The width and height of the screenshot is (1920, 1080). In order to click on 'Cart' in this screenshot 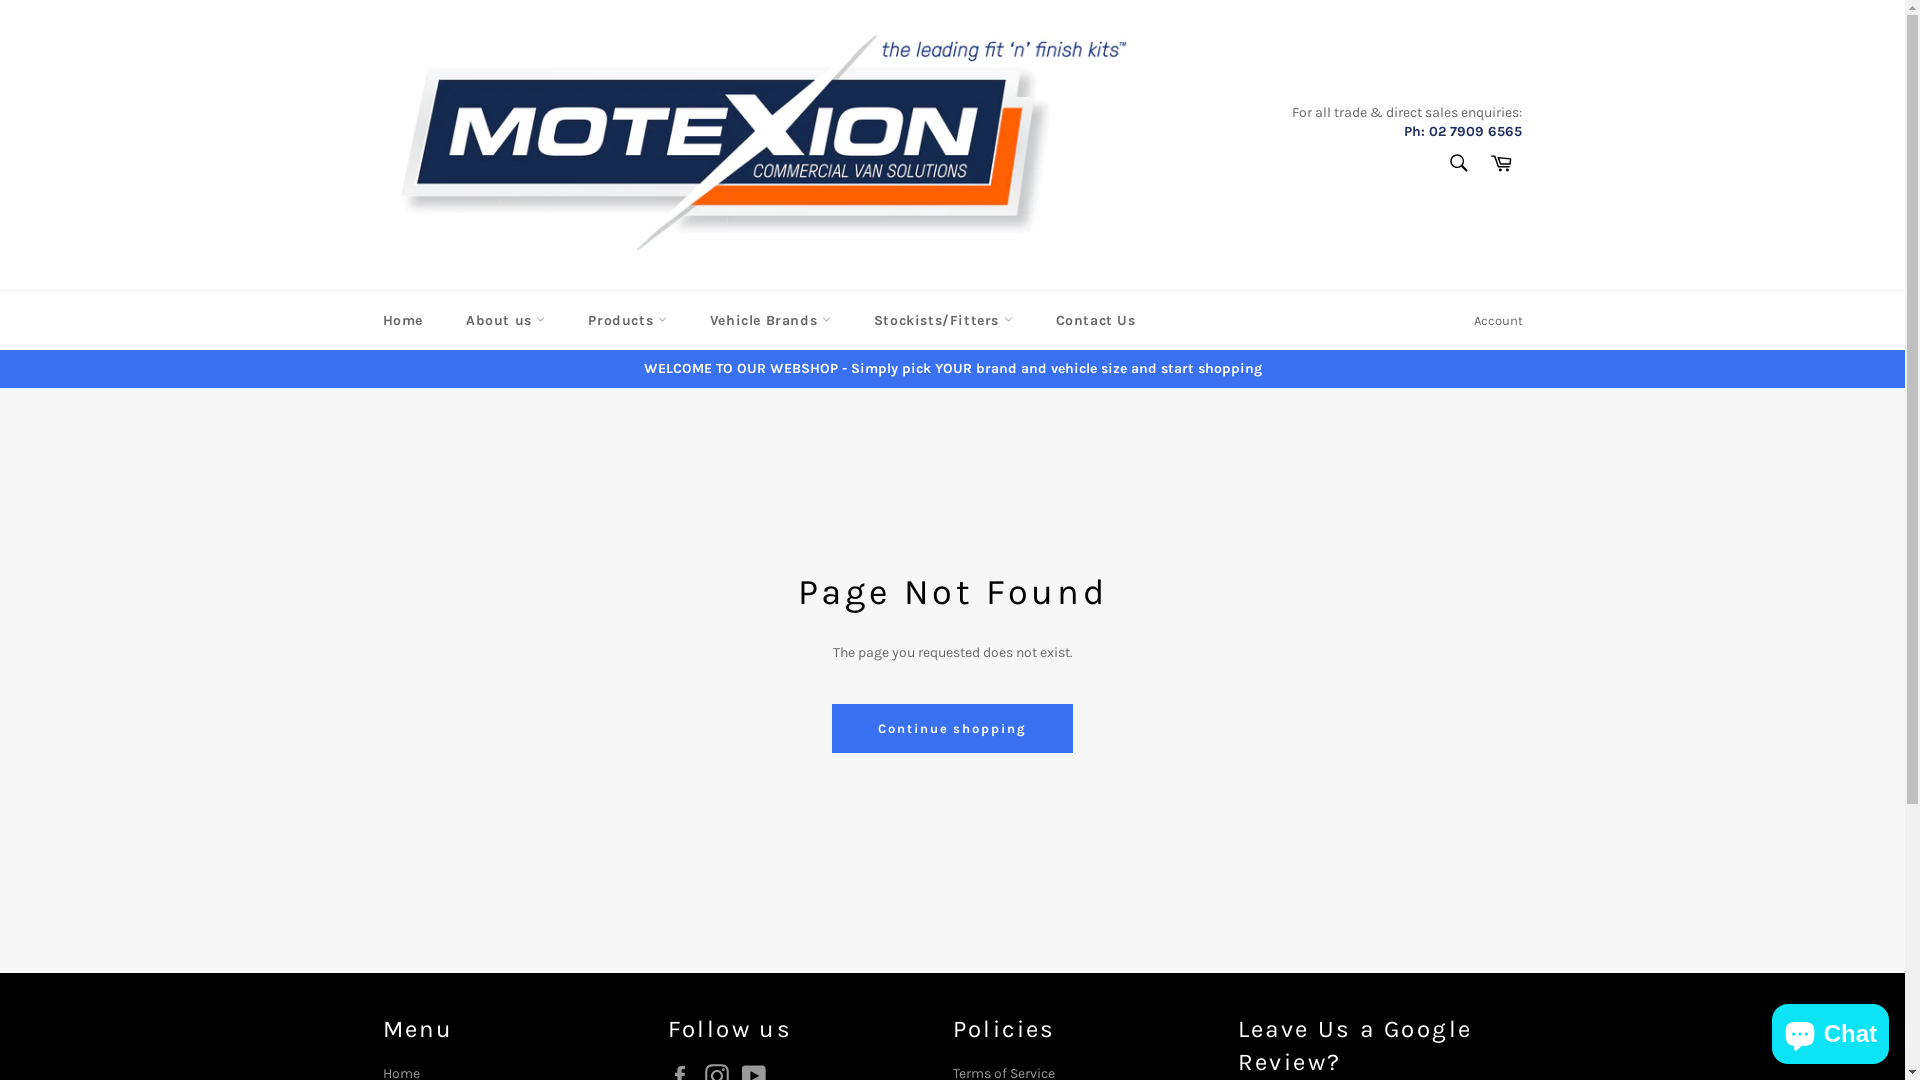, I will do `click(1501, 163)`.